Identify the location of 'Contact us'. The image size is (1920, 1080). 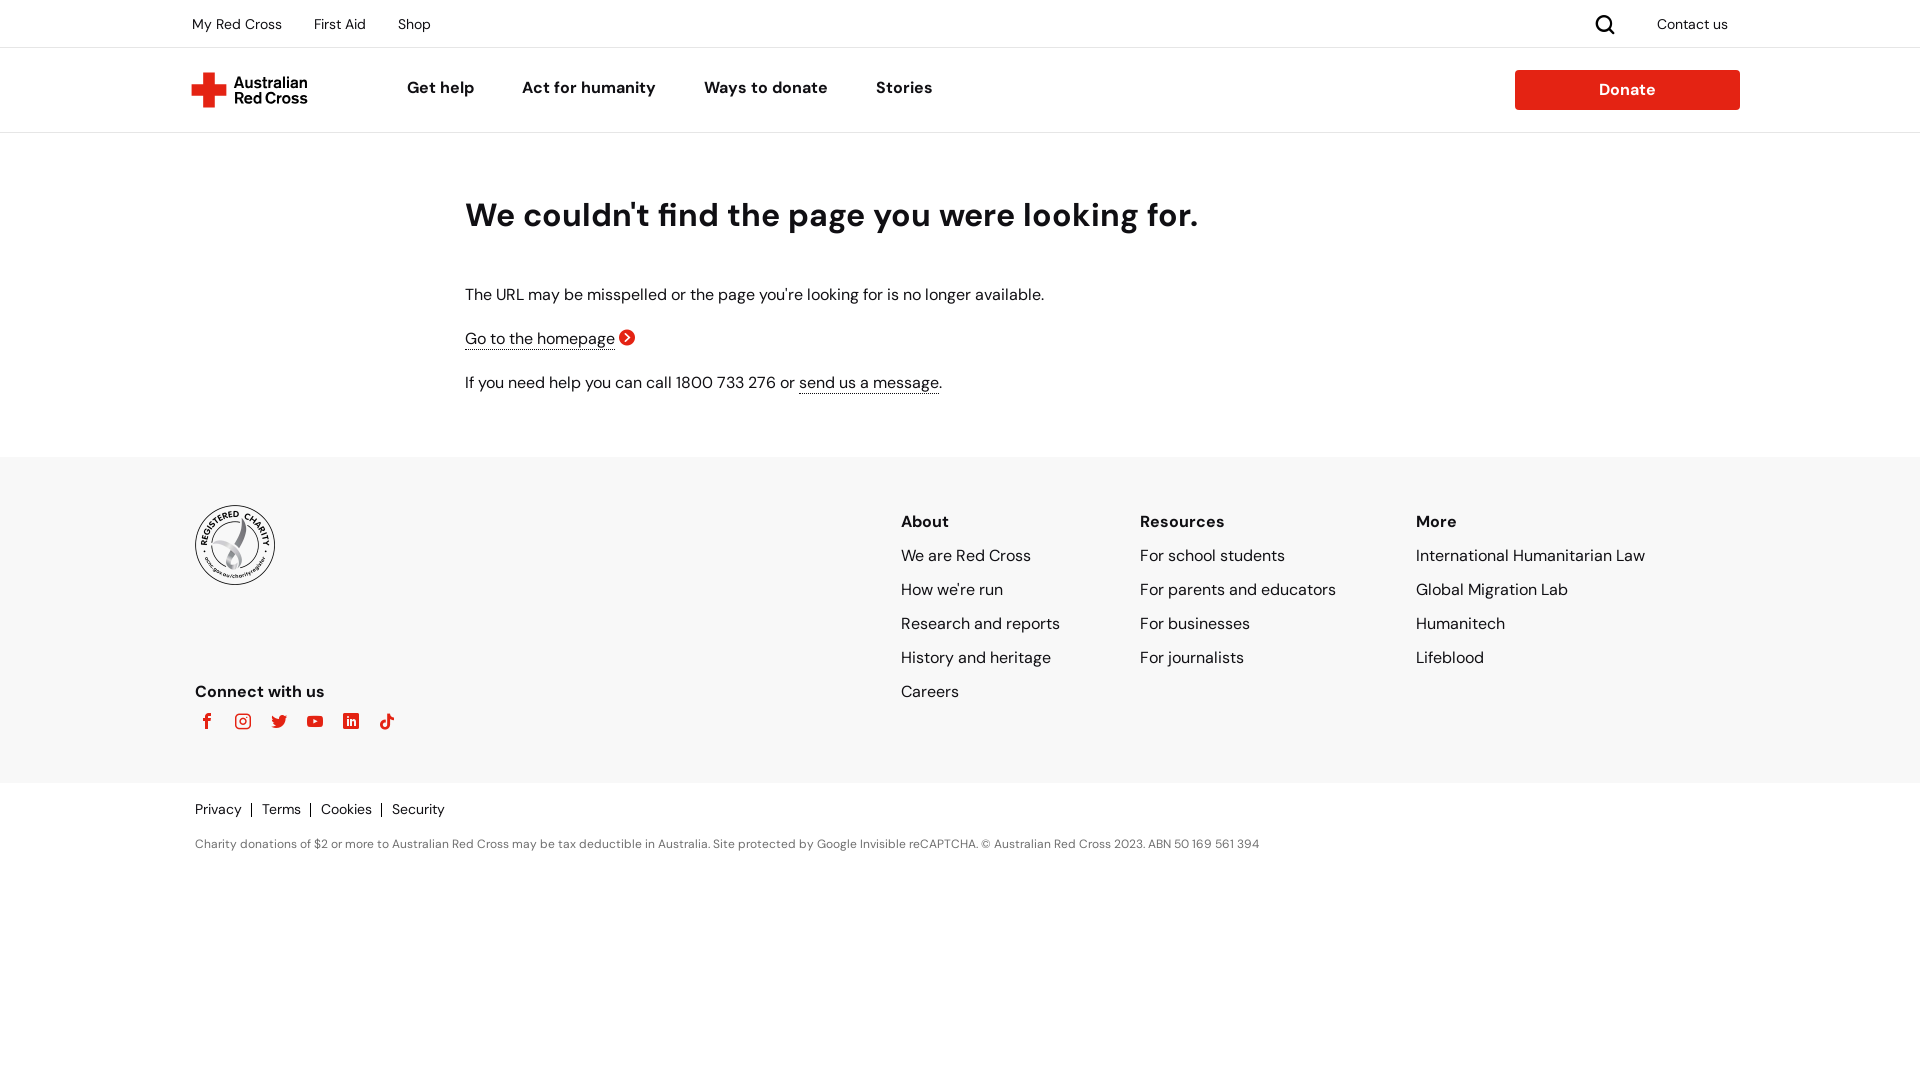
(1691, 23).